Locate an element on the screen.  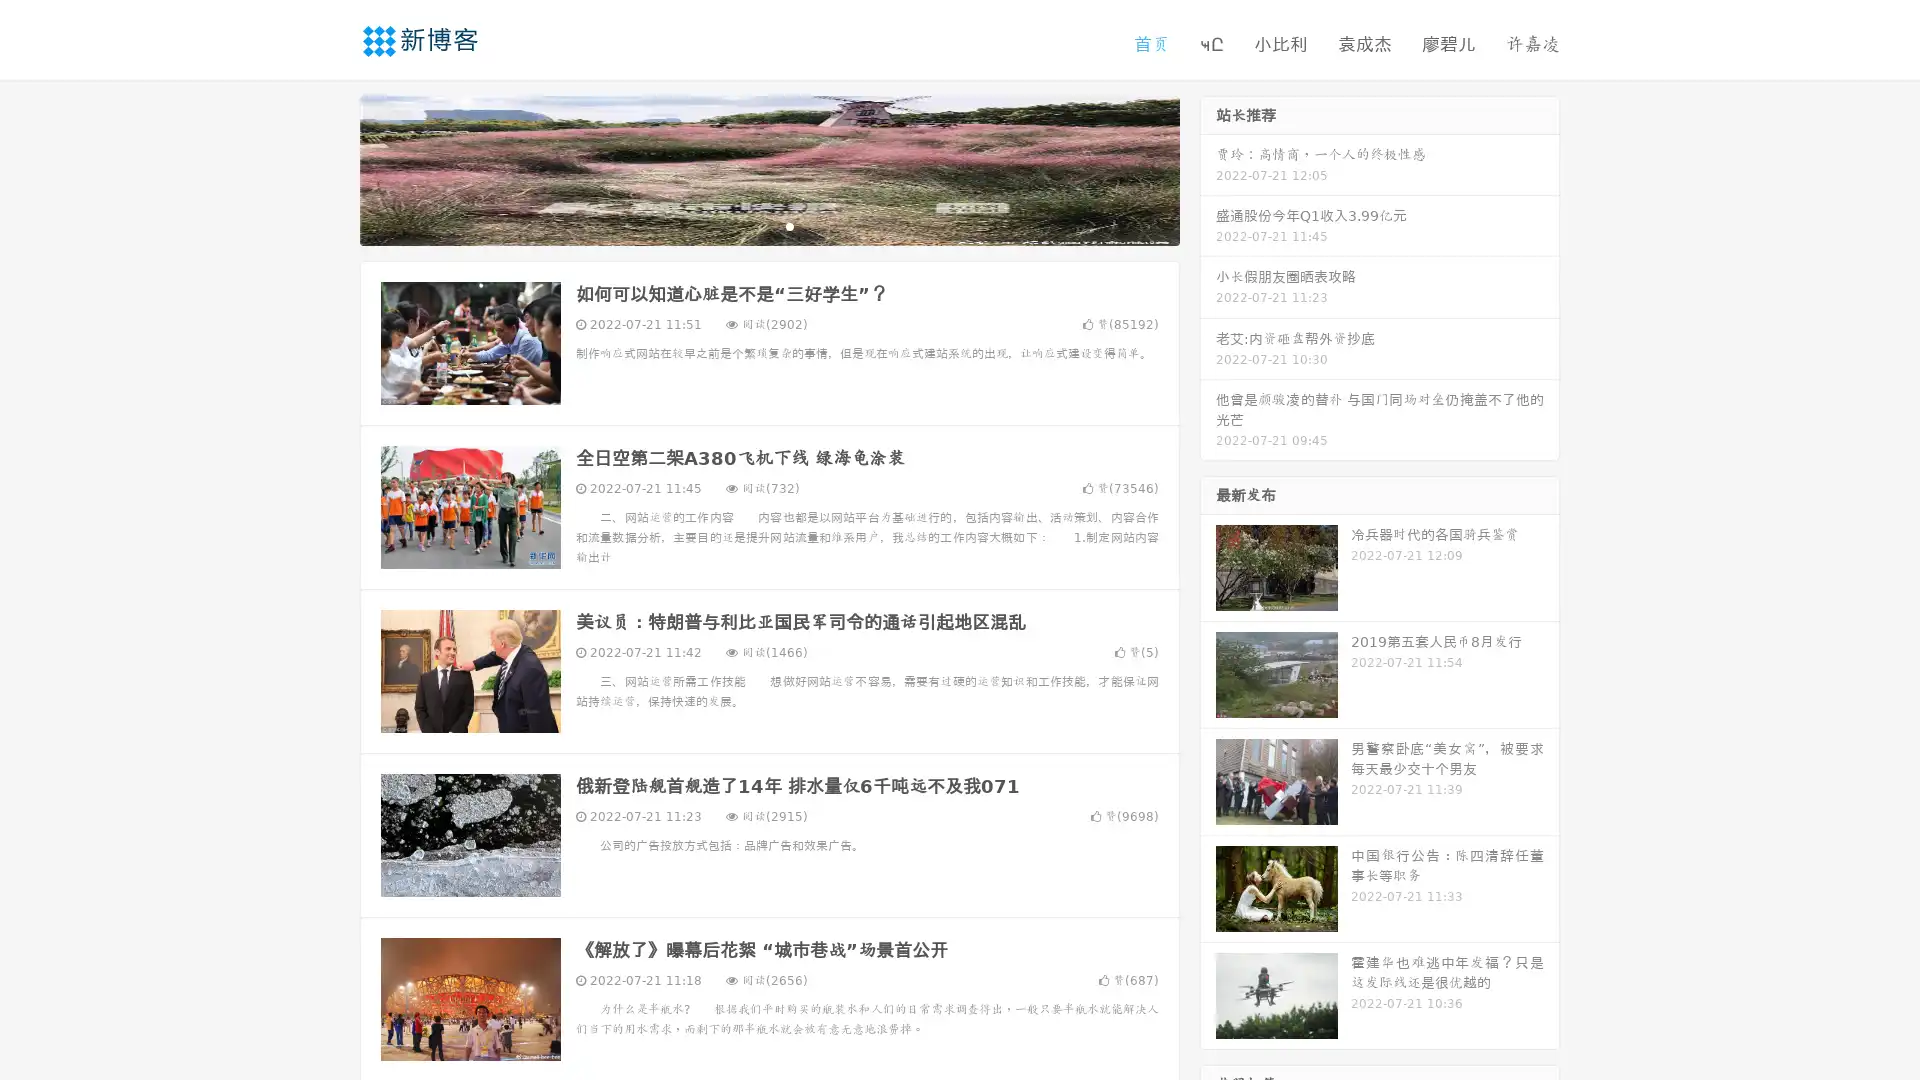
Previous slide is located at coordinates (330, 168).